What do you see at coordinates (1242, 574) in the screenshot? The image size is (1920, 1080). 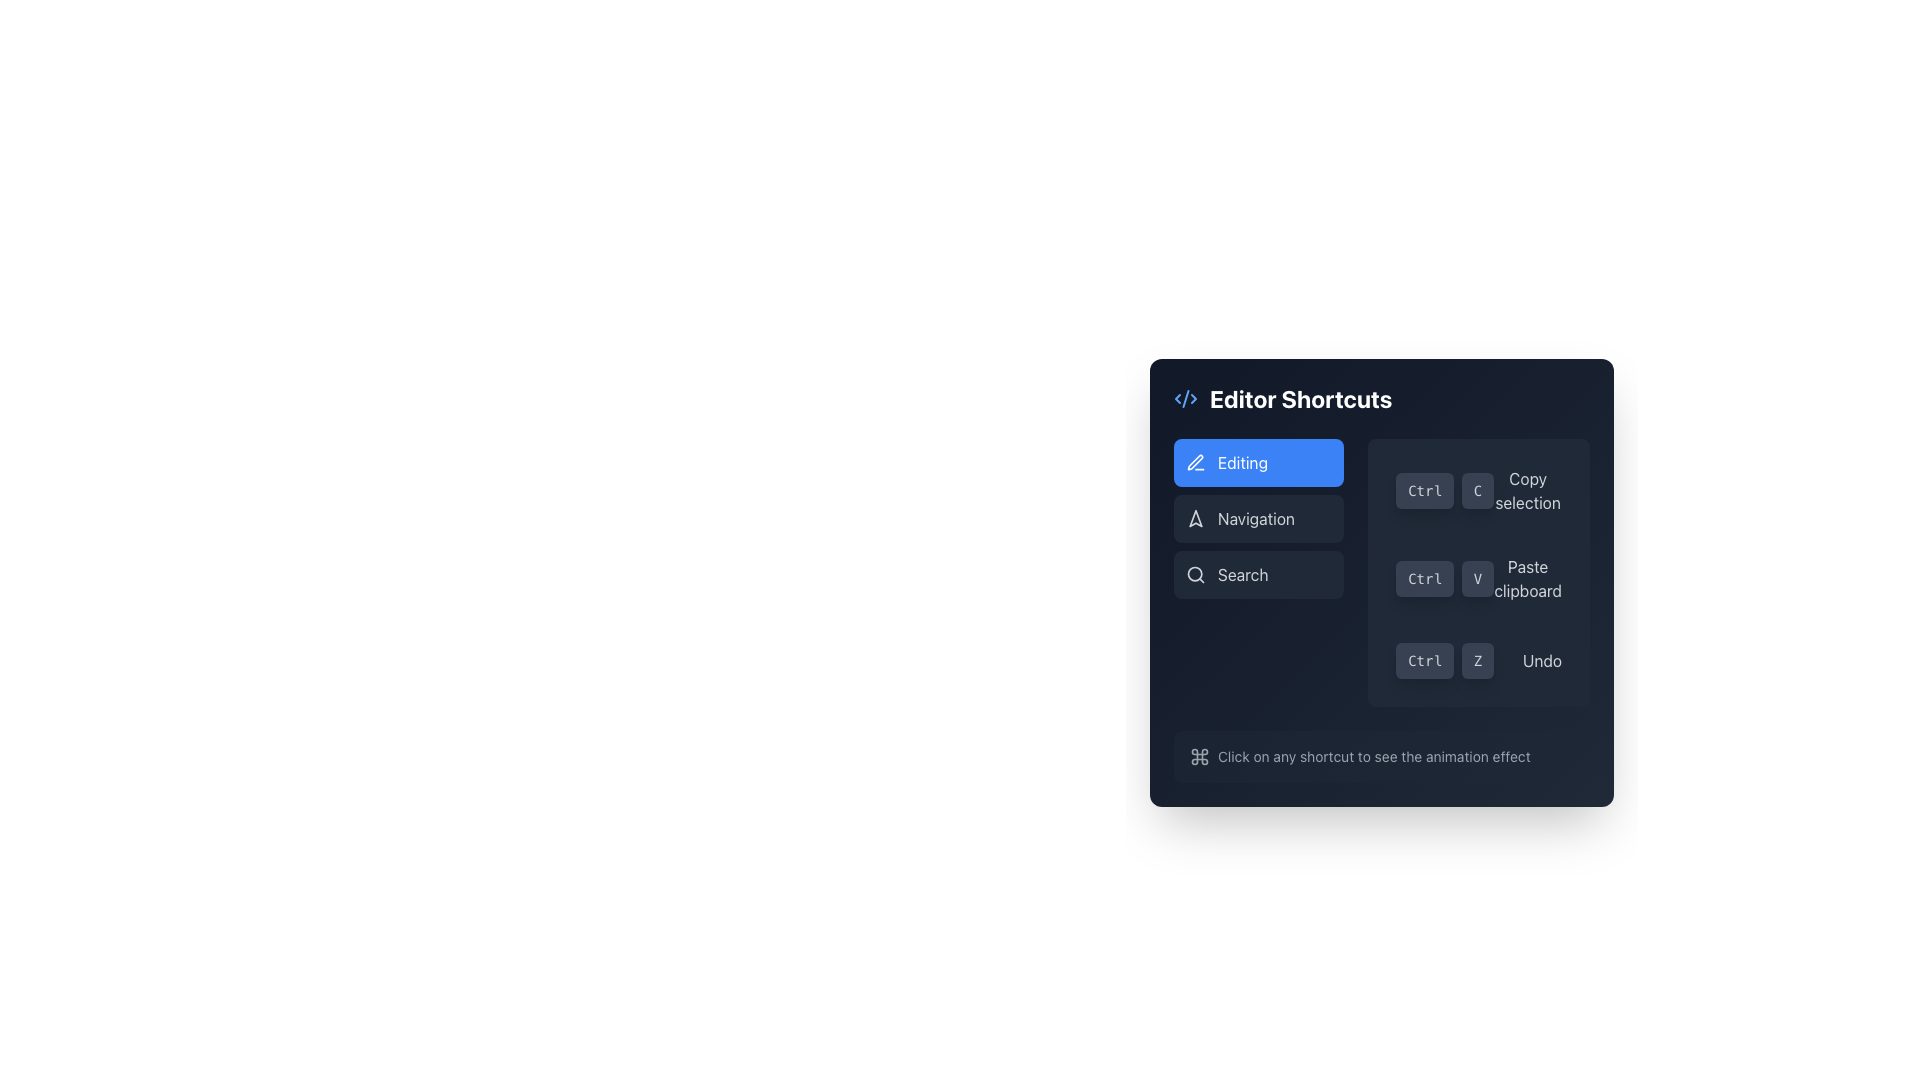 I see `the 'Search' button located at the bottom of the sidebar titled 'Editor Shortcuts'` at bounding box center [1242, 574].